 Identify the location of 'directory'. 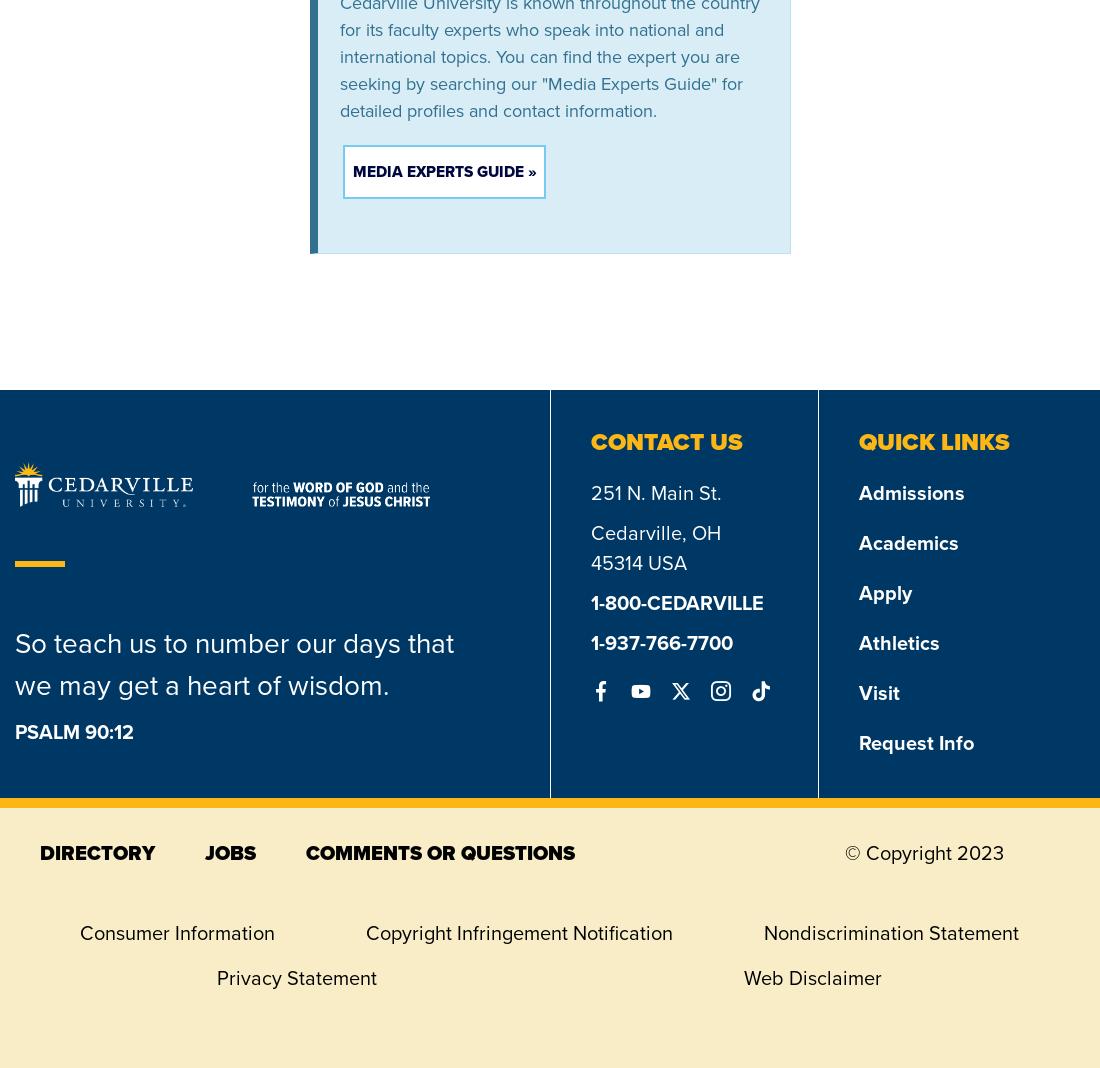
(97, 852).